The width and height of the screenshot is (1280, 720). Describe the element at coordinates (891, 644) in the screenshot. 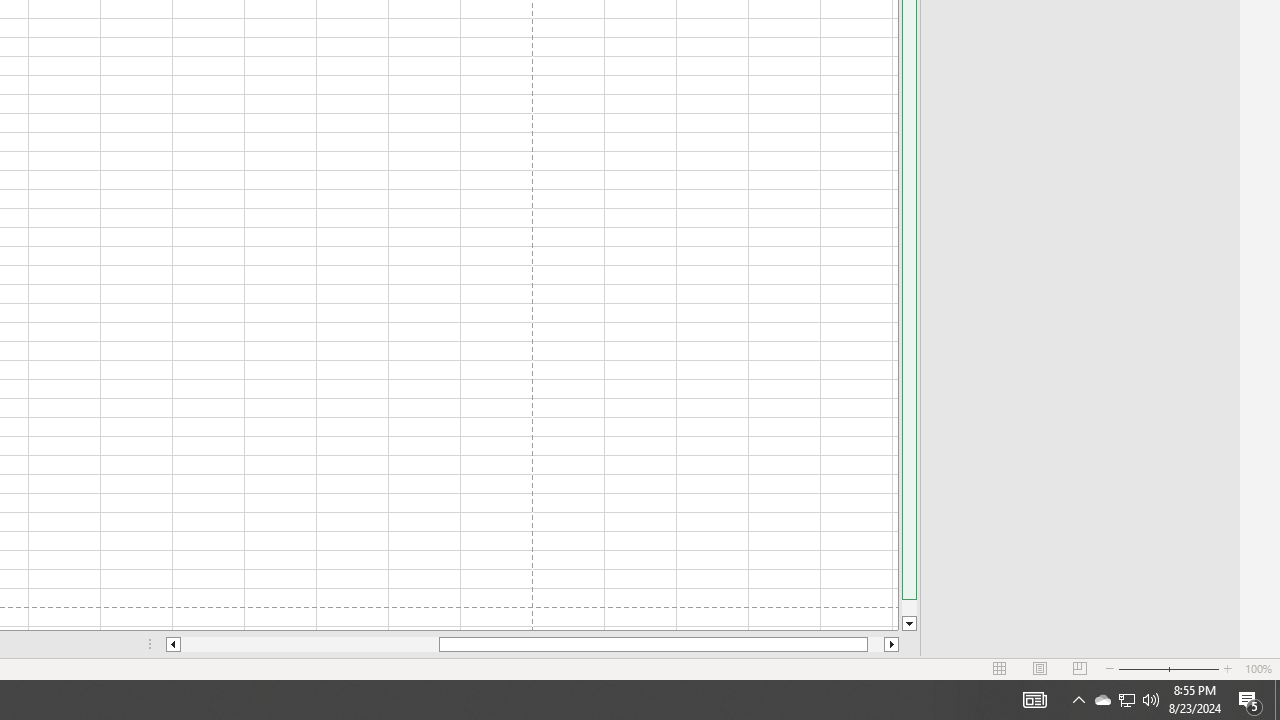

I see `'Column right'` at that location.